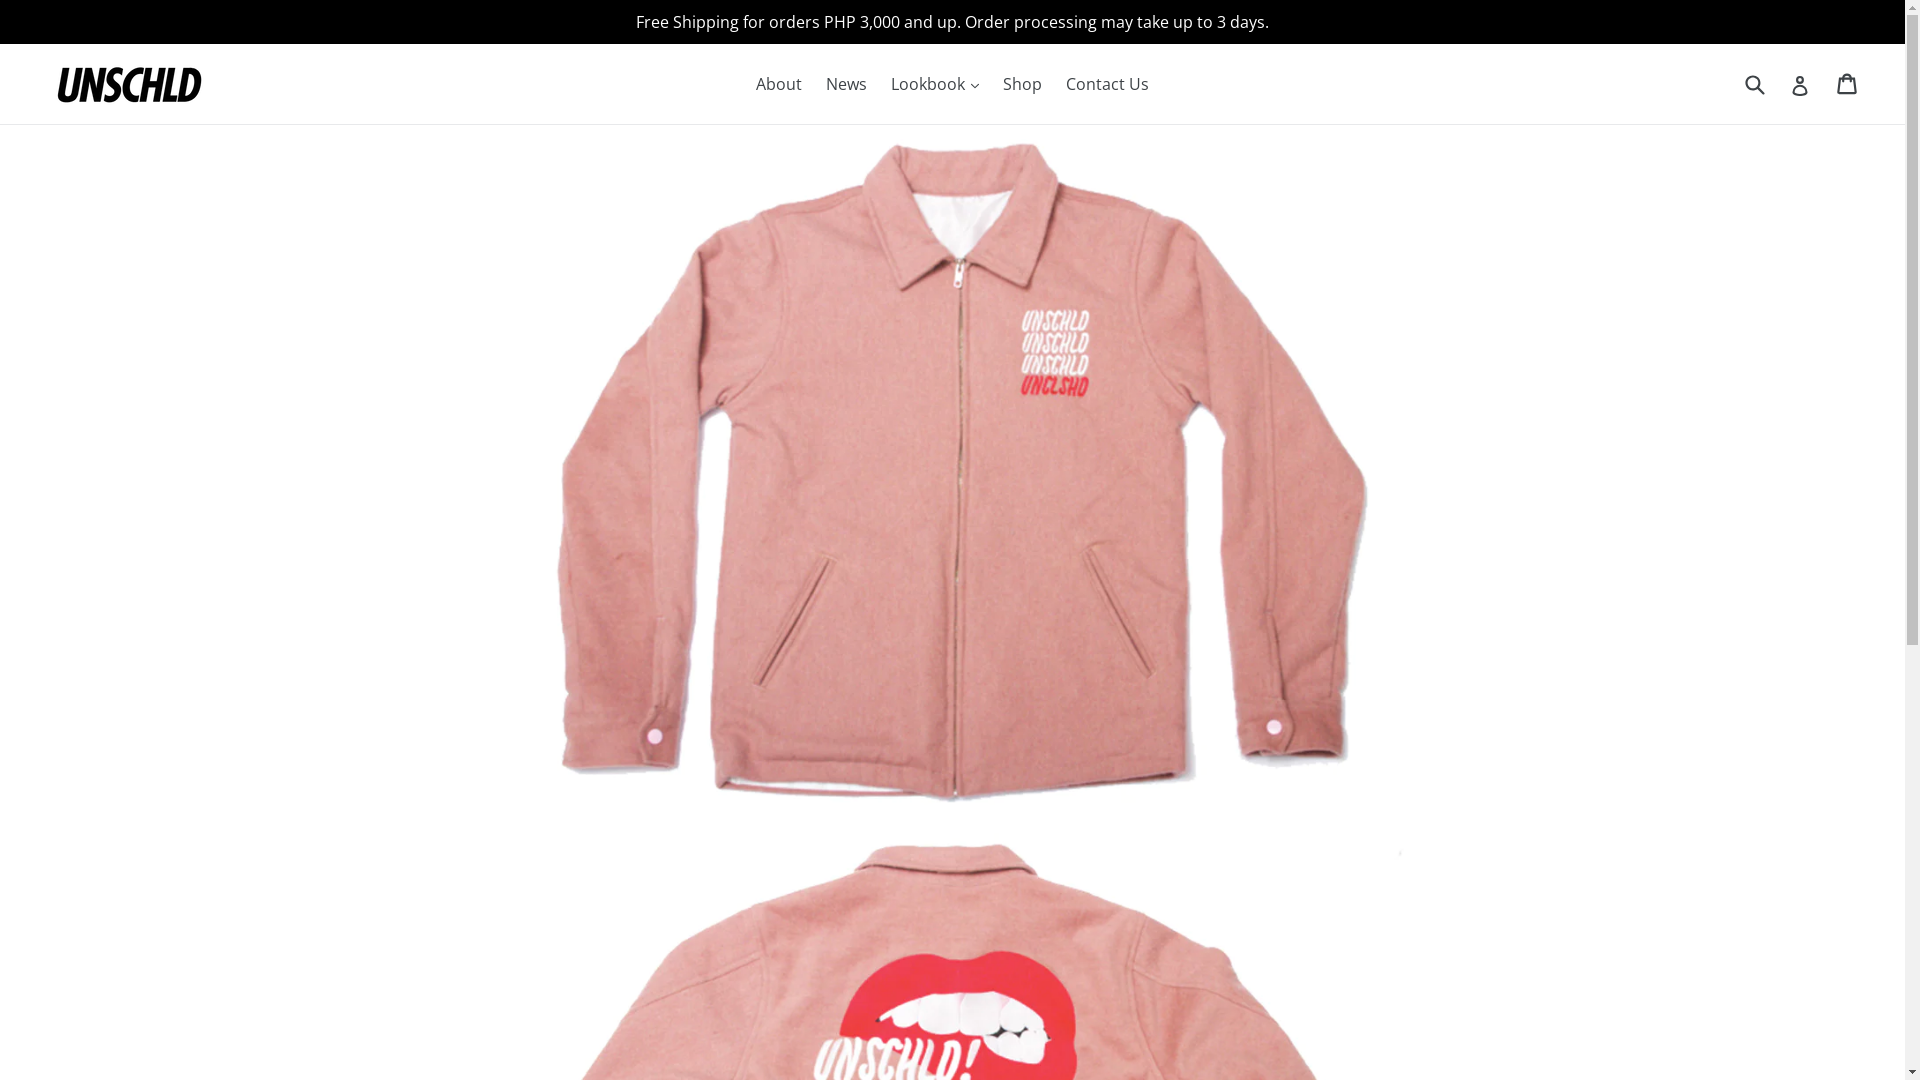 Image resolution: width=1920 pixels, height=1080 pixels. Describe the element at coordinates (1847, 83) in the screenshot. I see `'Cart` at that location.